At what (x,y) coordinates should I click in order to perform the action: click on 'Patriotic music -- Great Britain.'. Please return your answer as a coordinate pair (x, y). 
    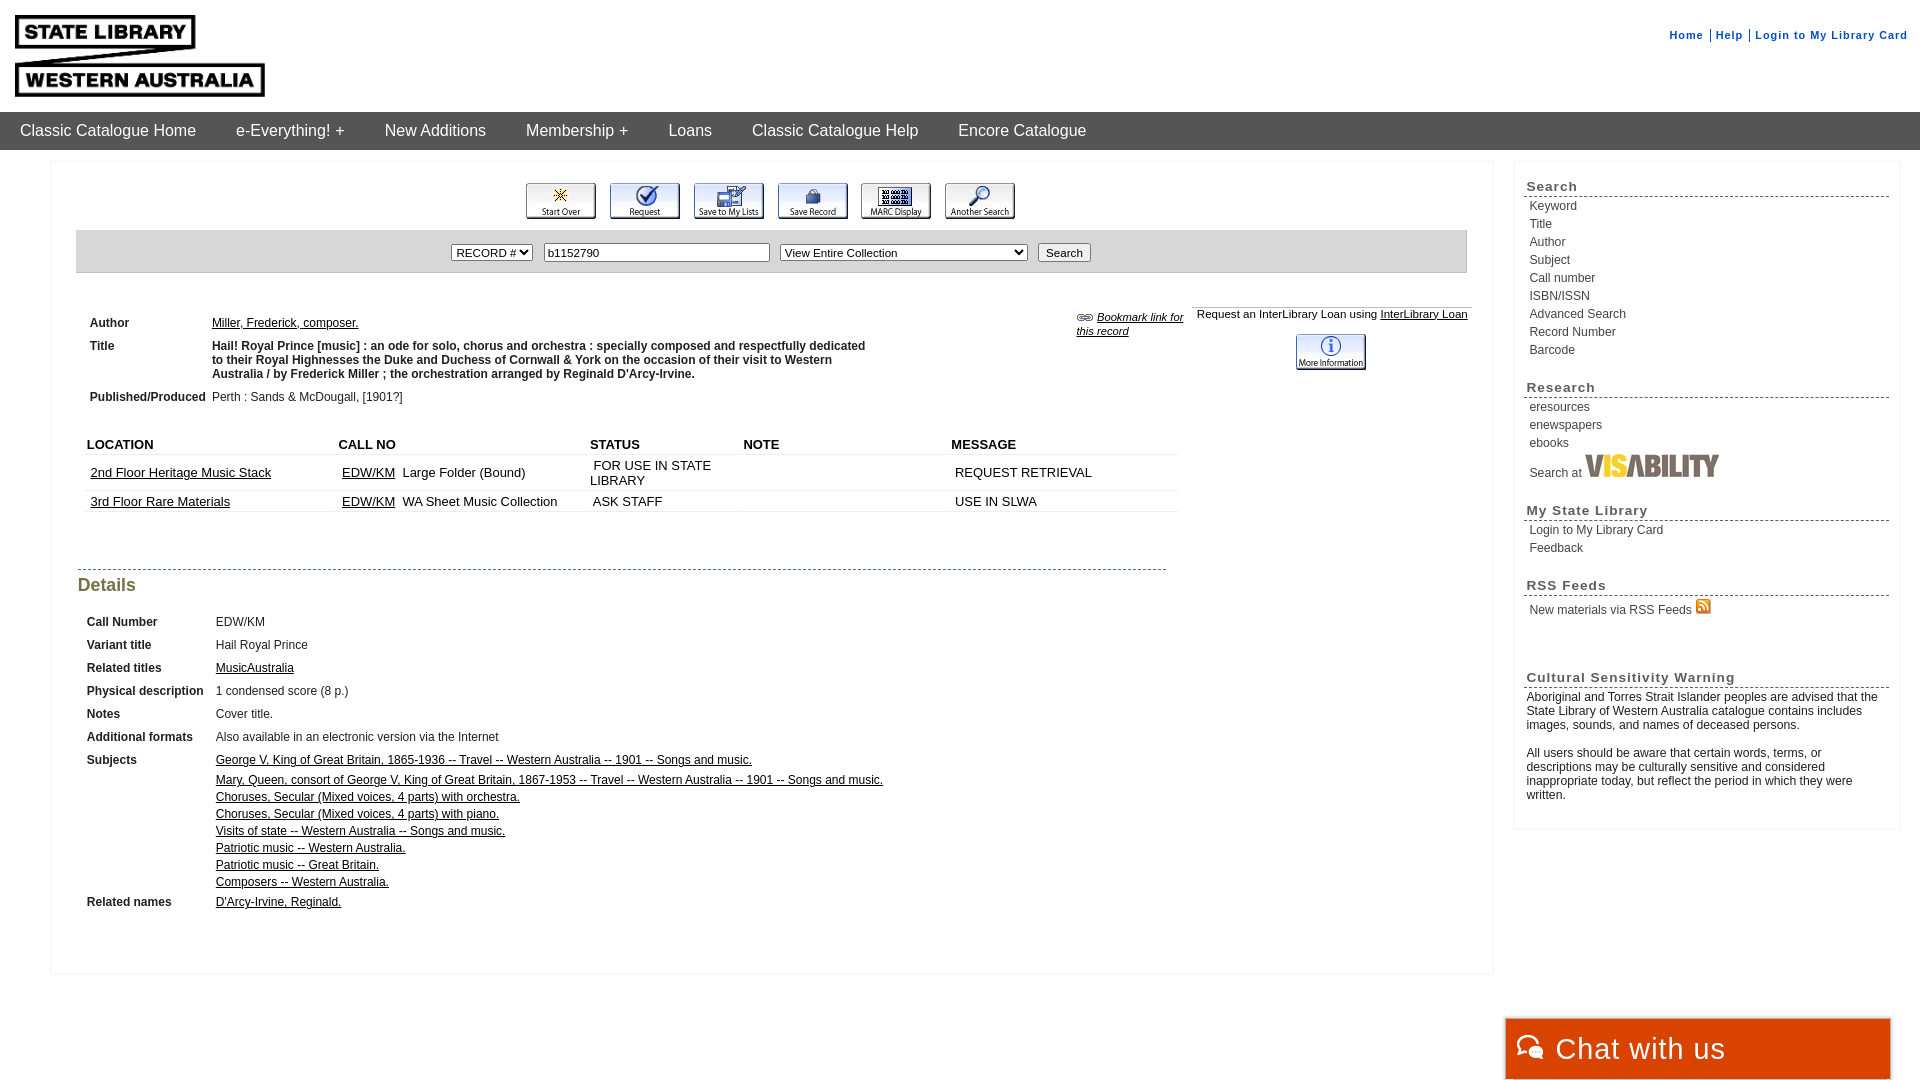
    Looking at the image, I should click on (216, 863).